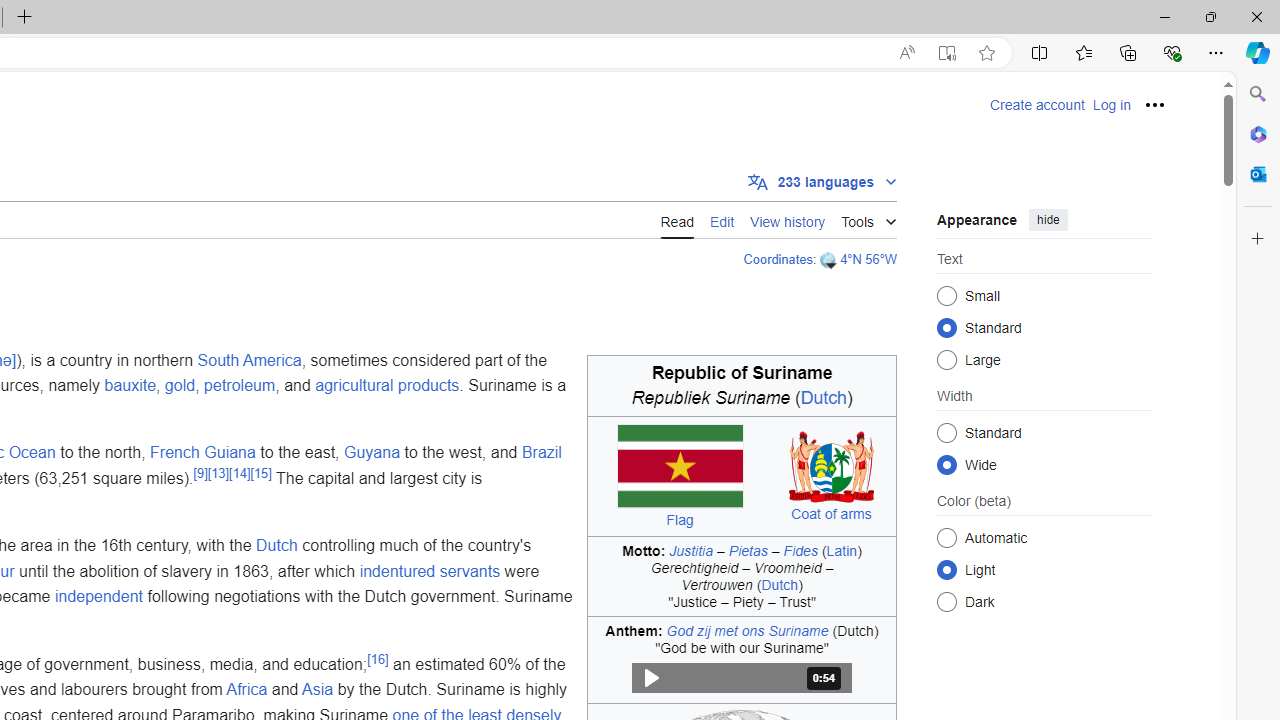 The width and height of the screenshot is (1280, 720). What do you see at coordinates (428, 571) in the screenshot?
I see `'indentured servants'` at bounding box center [428, 571].